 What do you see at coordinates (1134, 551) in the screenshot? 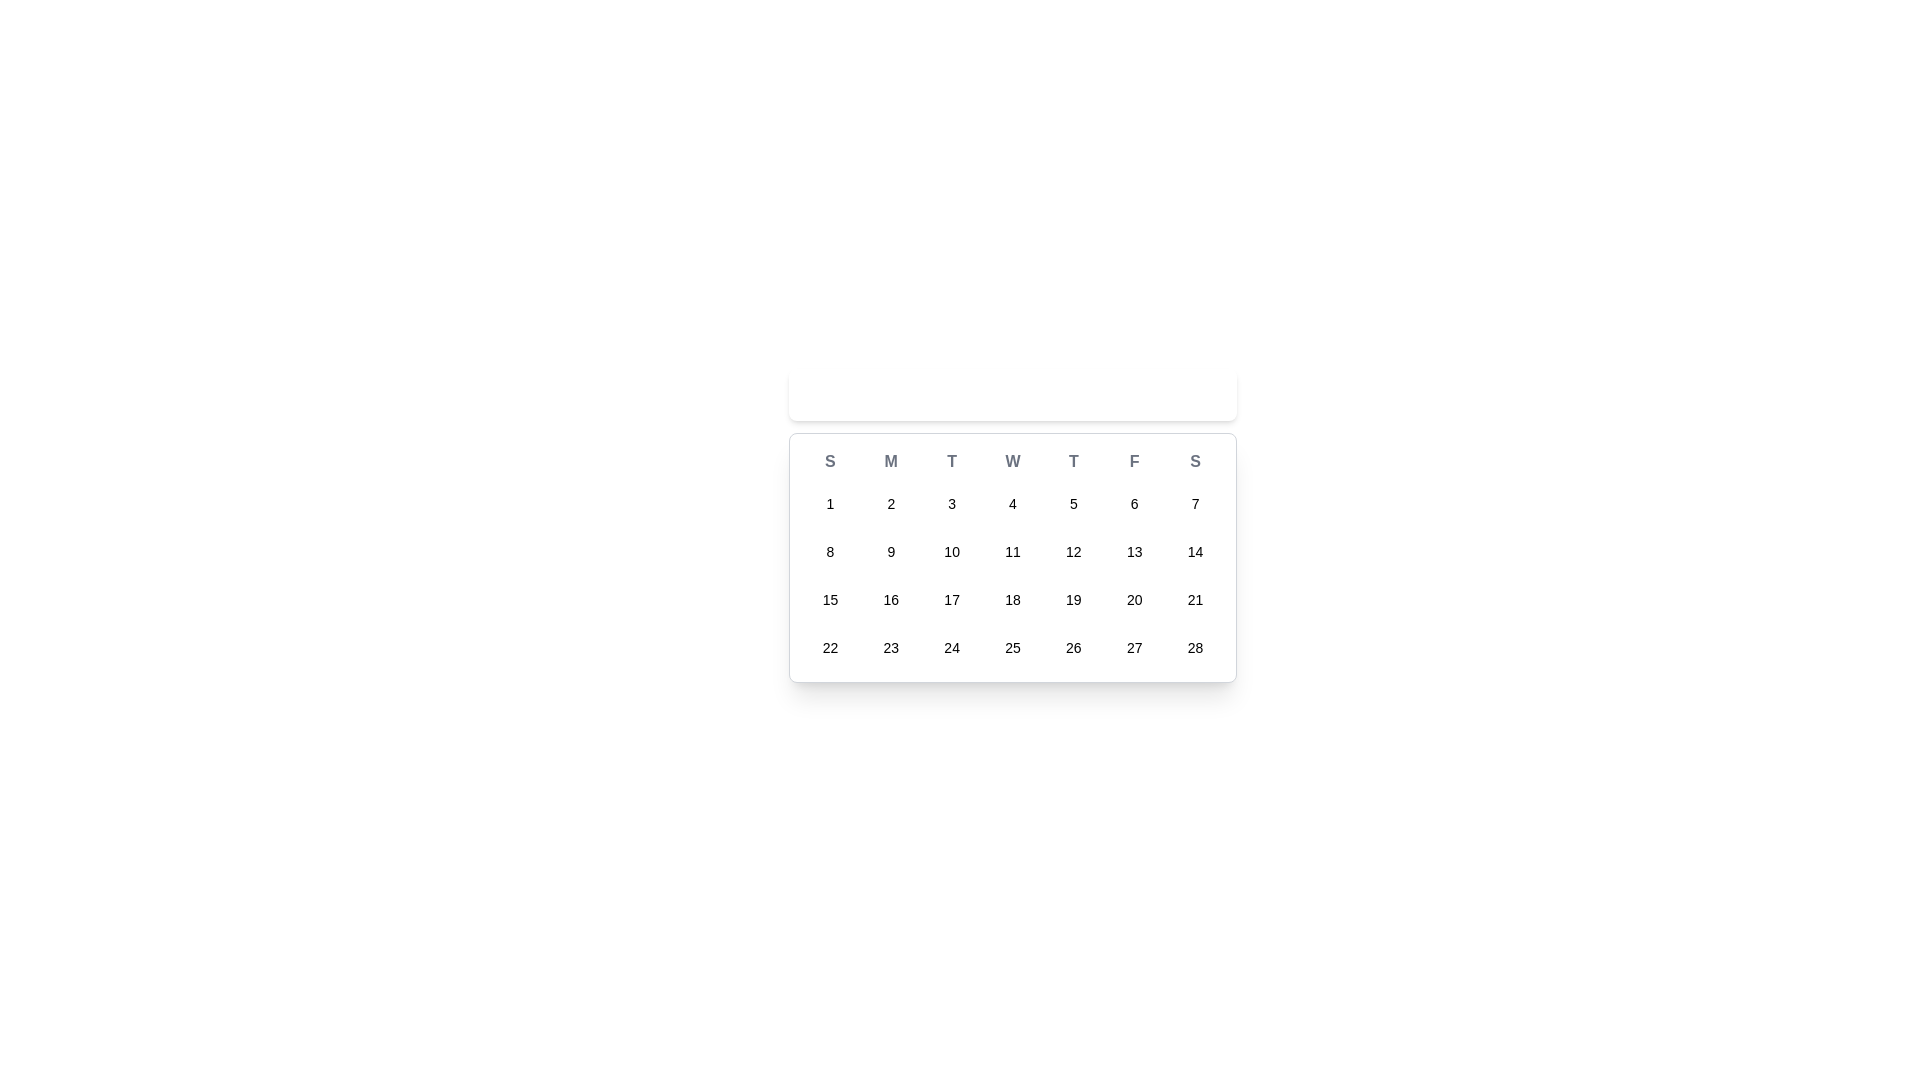
I see `the button element representing the date '13' in the calendar grid` at bounding box center [1134, 551].